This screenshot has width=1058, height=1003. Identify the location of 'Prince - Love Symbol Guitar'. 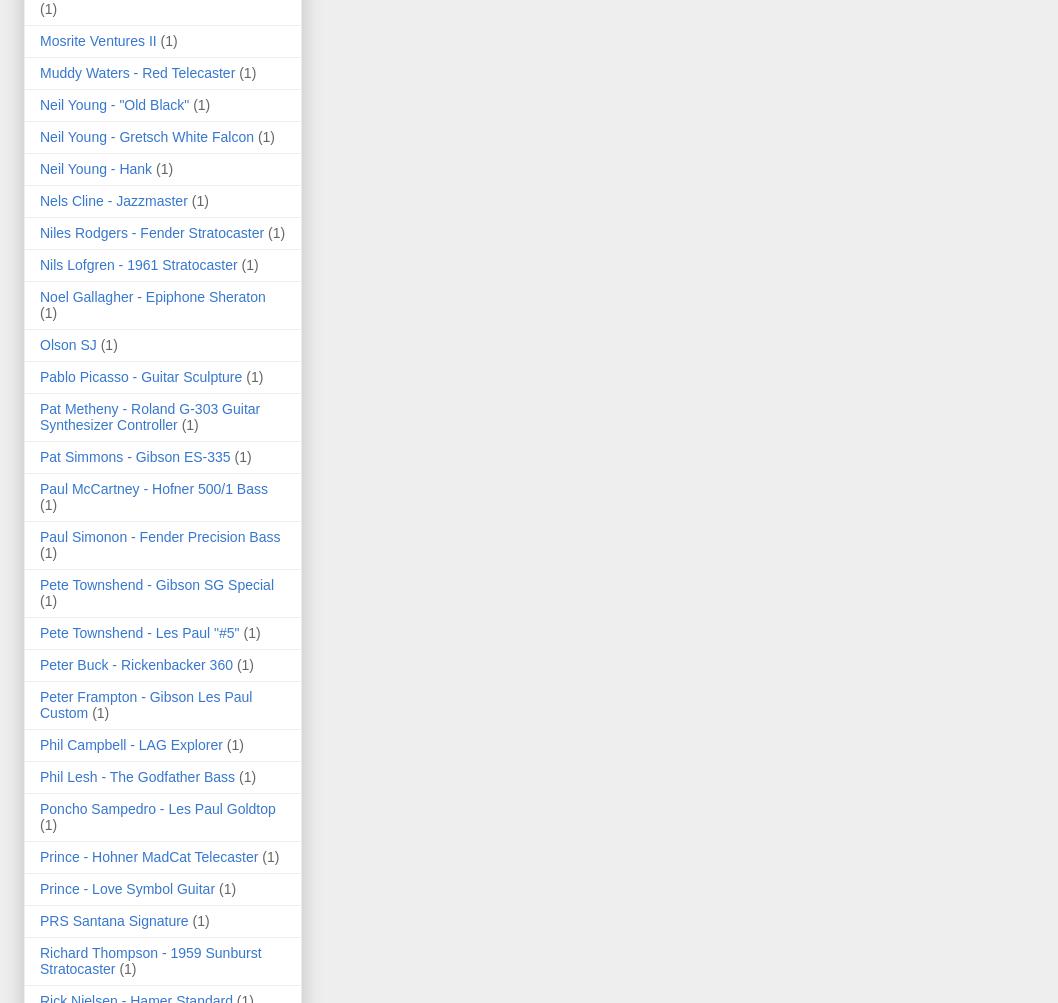
(126, 887).